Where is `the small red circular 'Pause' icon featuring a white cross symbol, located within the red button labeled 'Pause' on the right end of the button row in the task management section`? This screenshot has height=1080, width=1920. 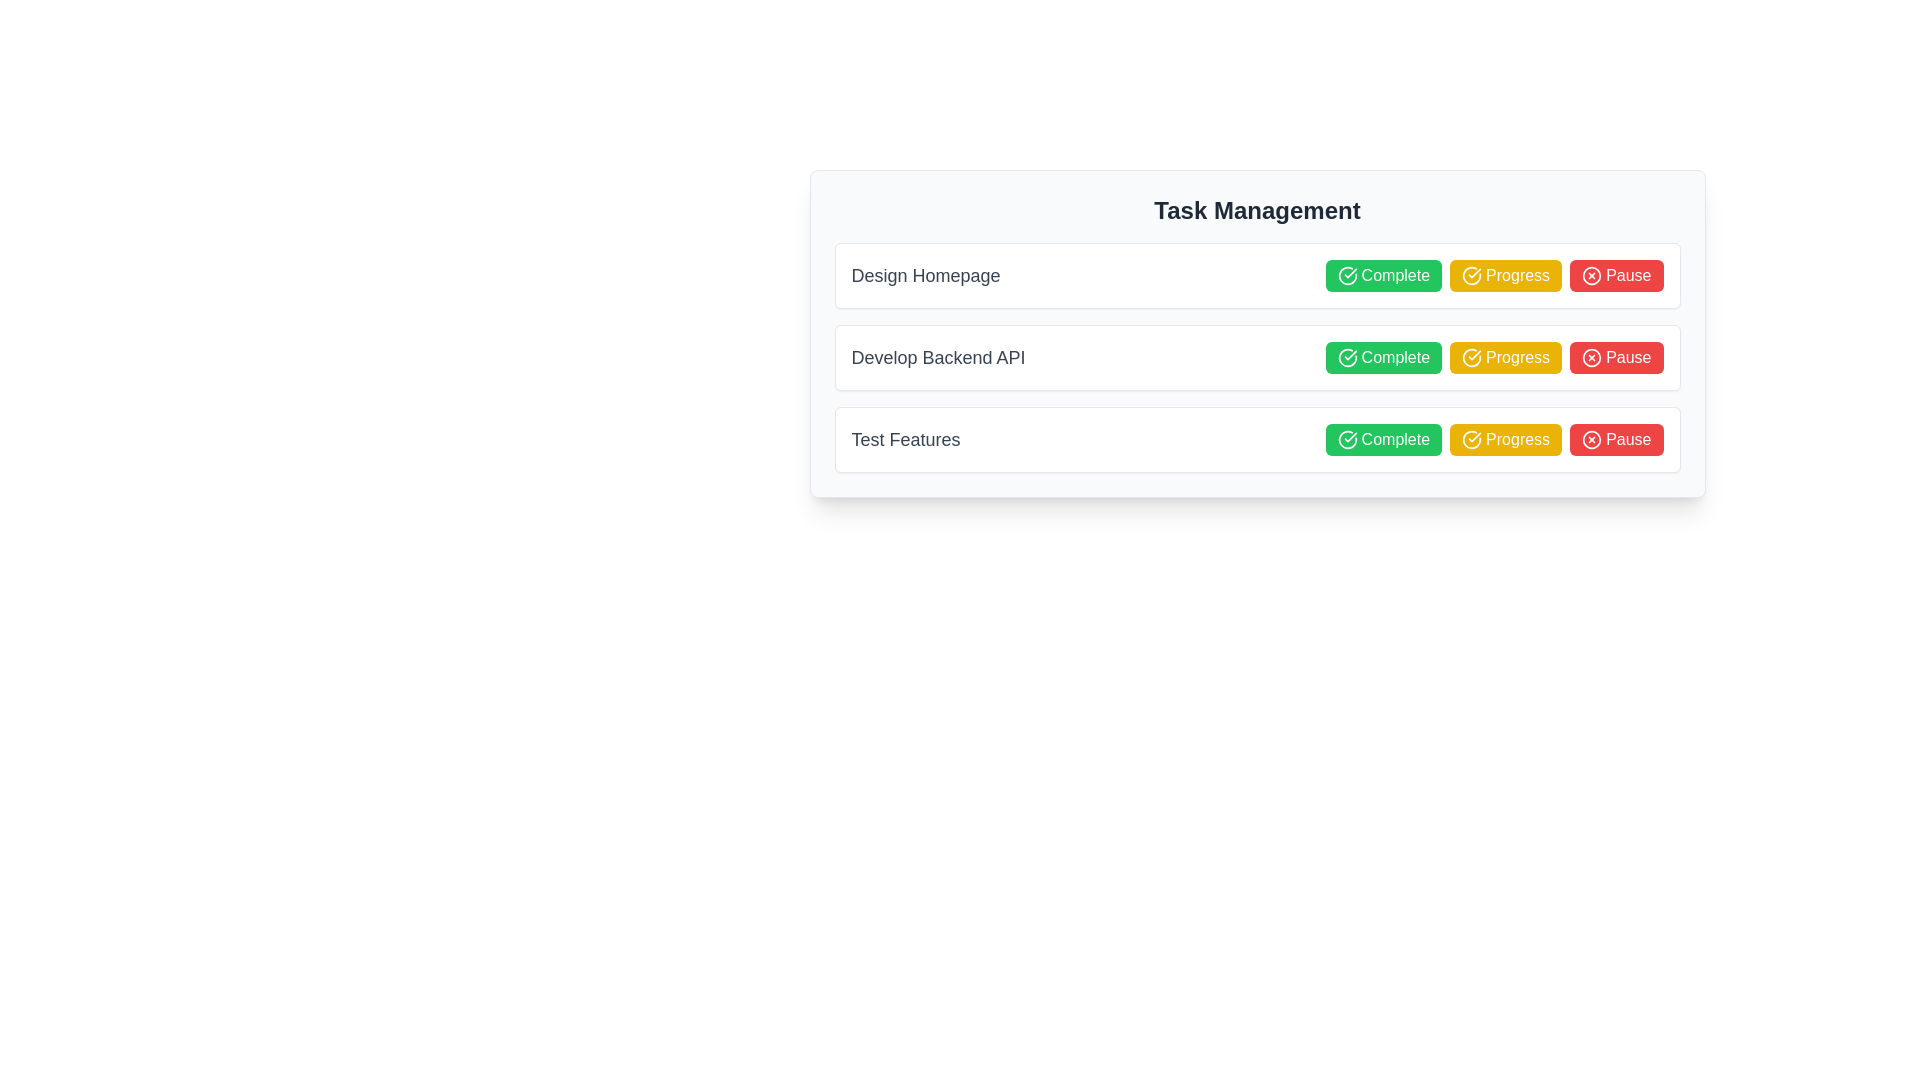 the small red circular 'Pause' icon featuring a white cross symbol, located within the red button labeled 'Pause' on the right end of the button row in the task management section is located at coordinates (1591, 276).